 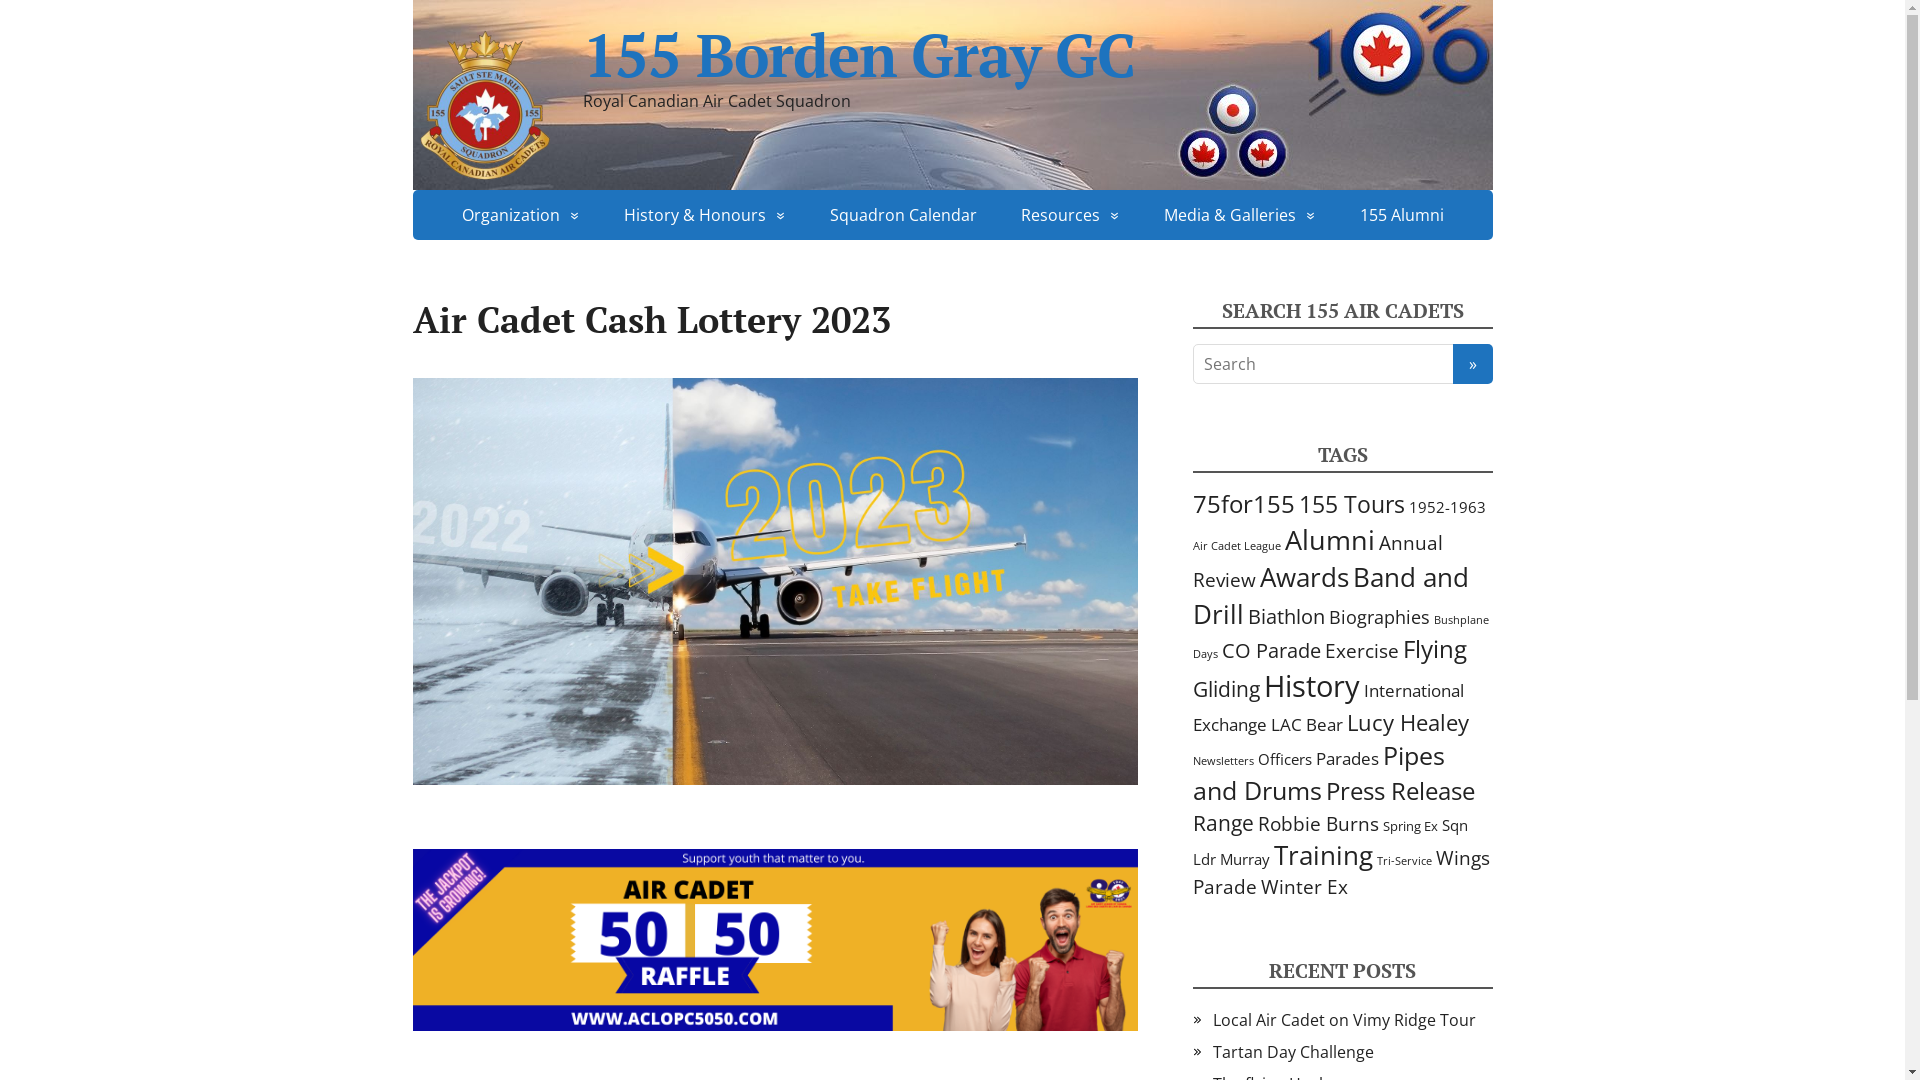 What do you see at coordinates (1283, 538) in the screenshot?
I see `'Alumni'` at bounding box center [1283, 538].